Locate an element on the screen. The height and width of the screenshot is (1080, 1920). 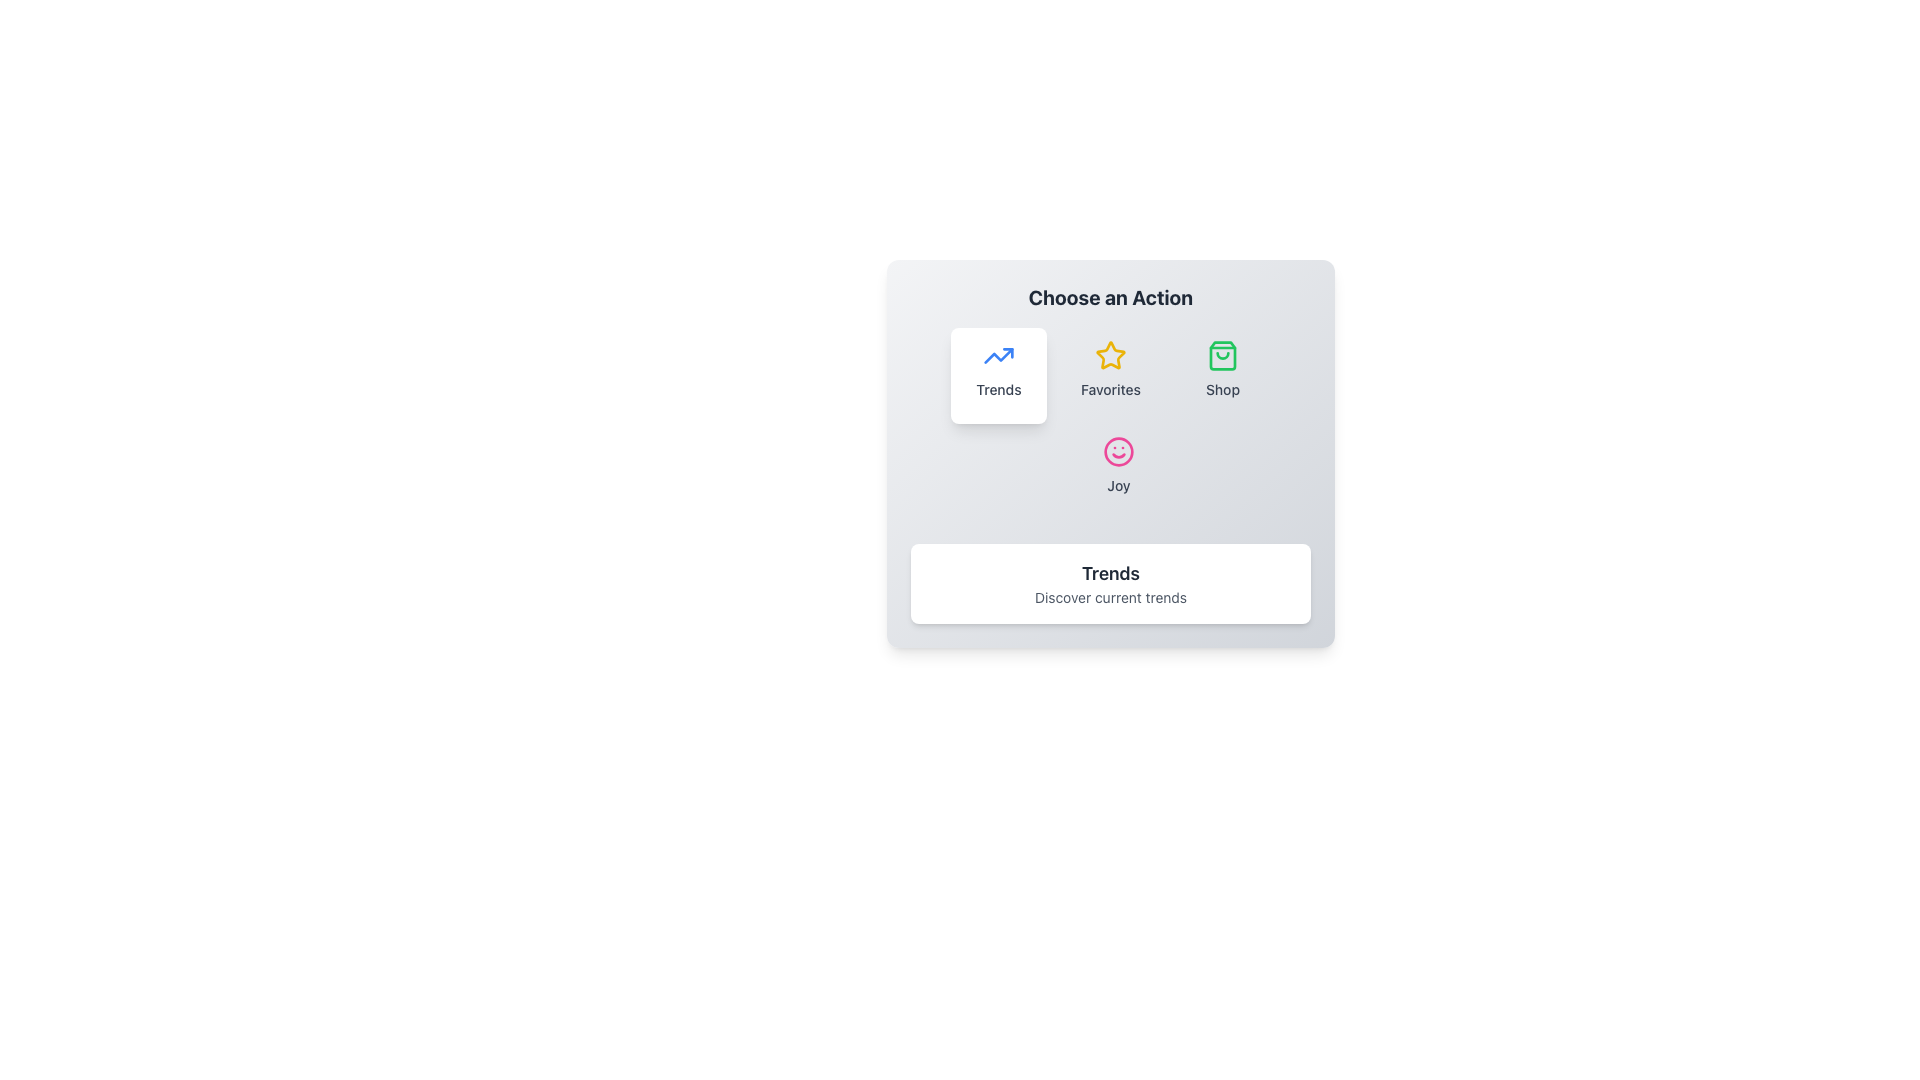
the 'Shop' text label that is displayed in a medium-sized sans-serif font and appears in gray color, located below the green shopping bag icon in the grid layout is located at coordinates (1222, 389).